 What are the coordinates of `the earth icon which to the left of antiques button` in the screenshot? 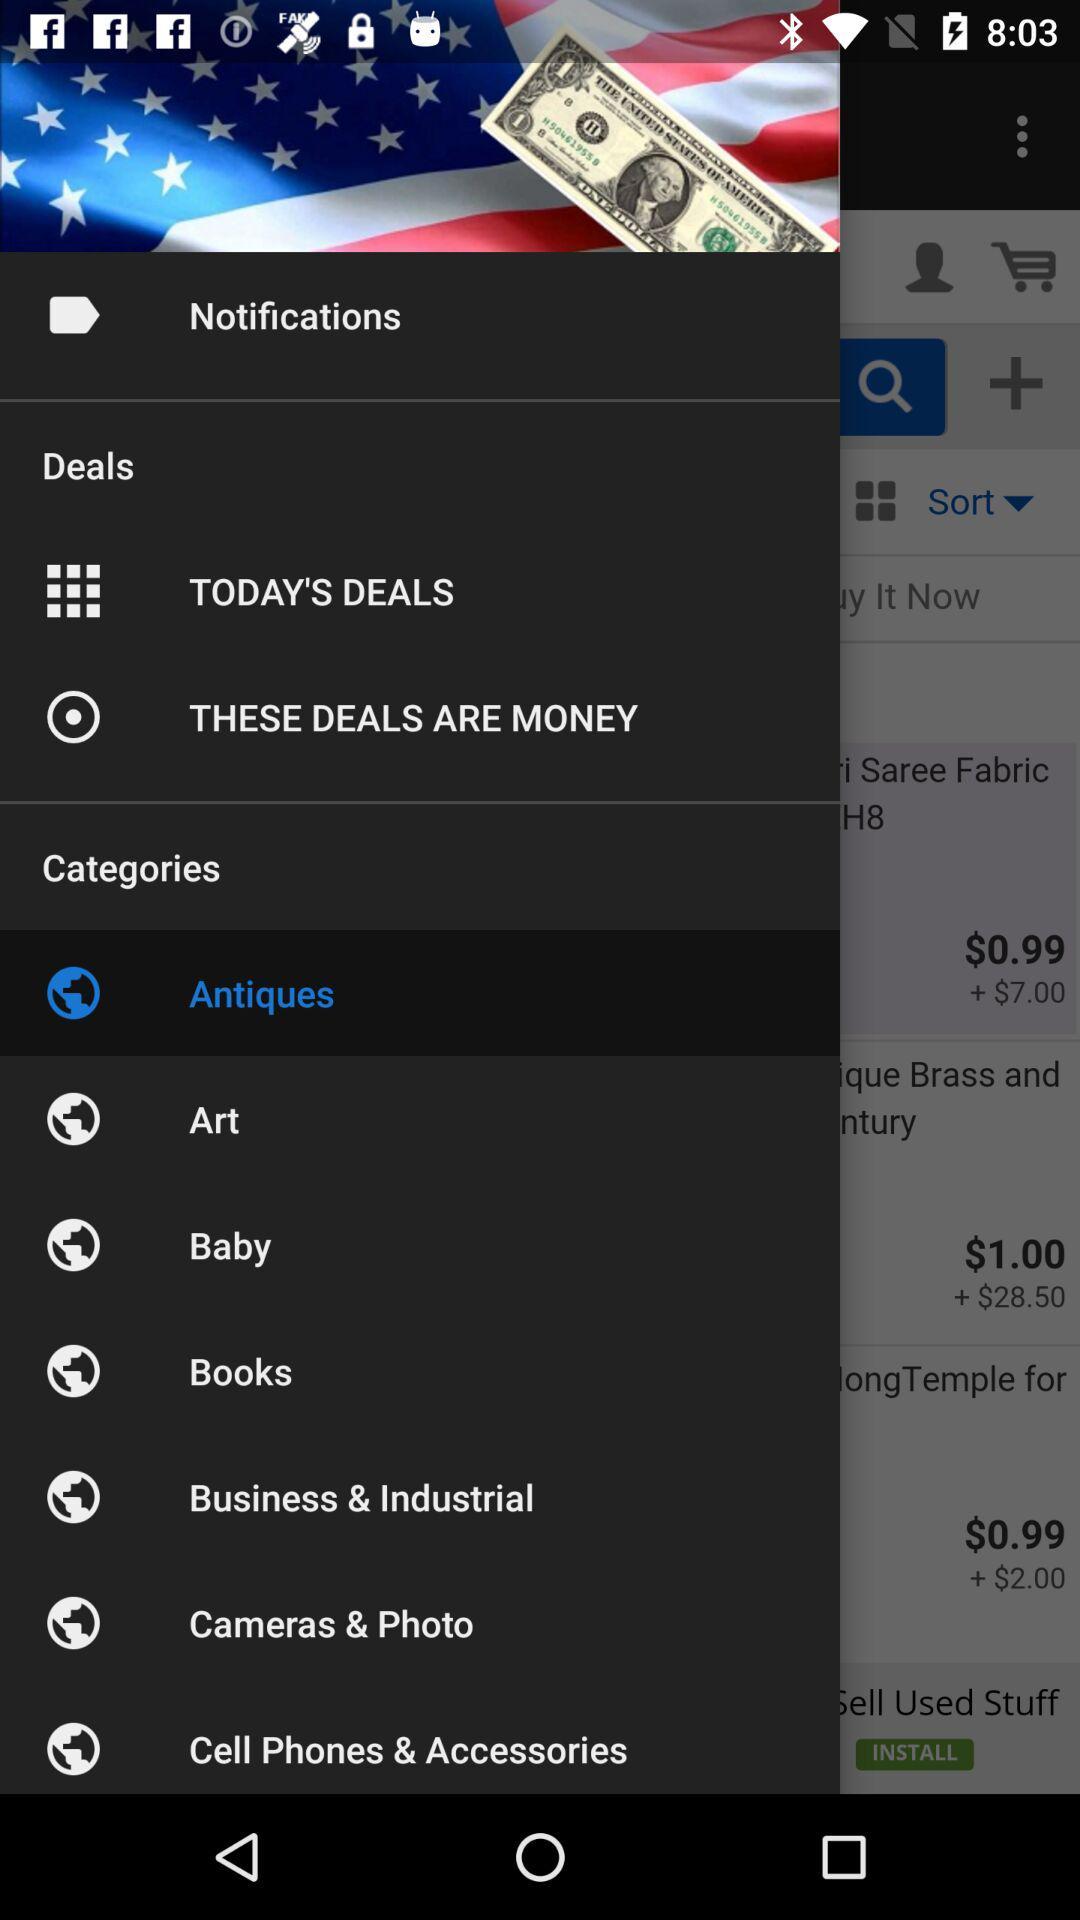 It's located at (72, 993).